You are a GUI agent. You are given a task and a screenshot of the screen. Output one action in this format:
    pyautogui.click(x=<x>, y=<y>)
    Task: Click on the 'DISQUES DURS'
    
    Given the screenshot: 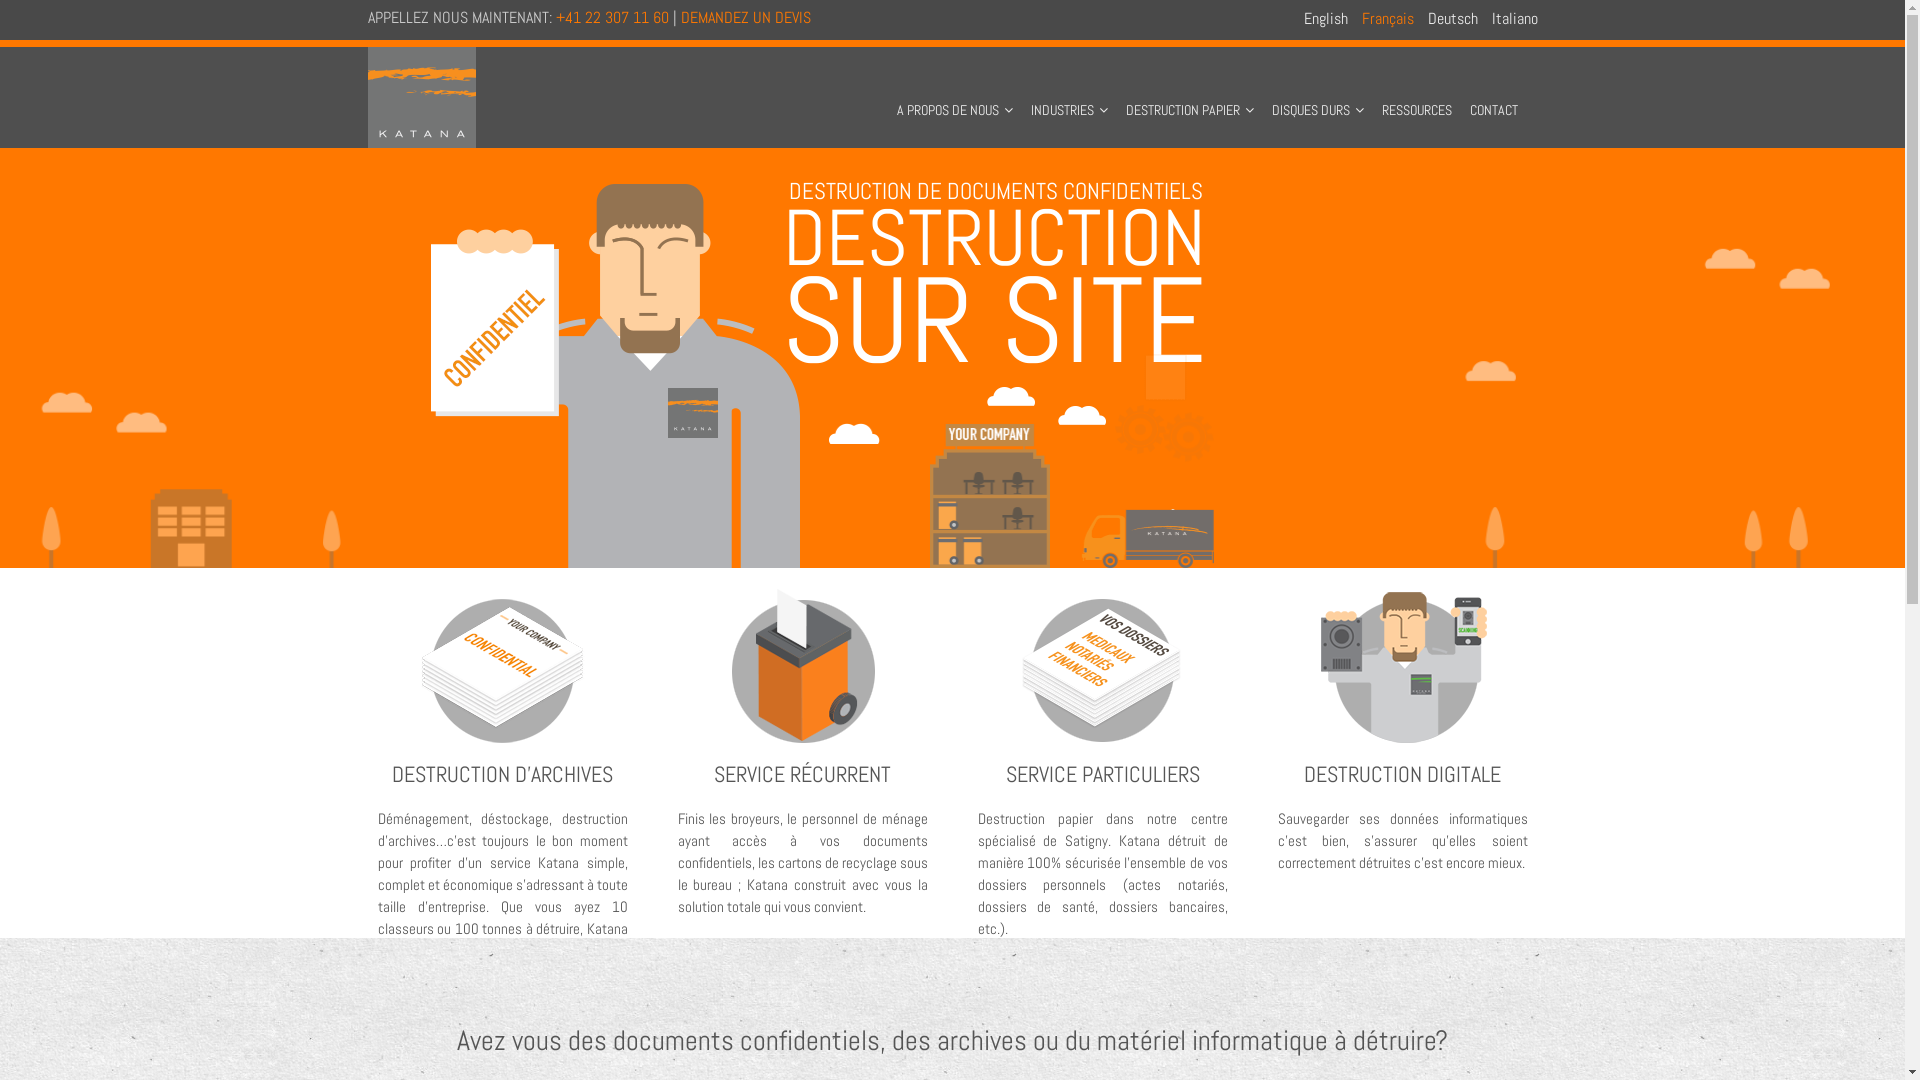 What is the action you would take?
    pyautogui.click(x=1266, y=93)
    